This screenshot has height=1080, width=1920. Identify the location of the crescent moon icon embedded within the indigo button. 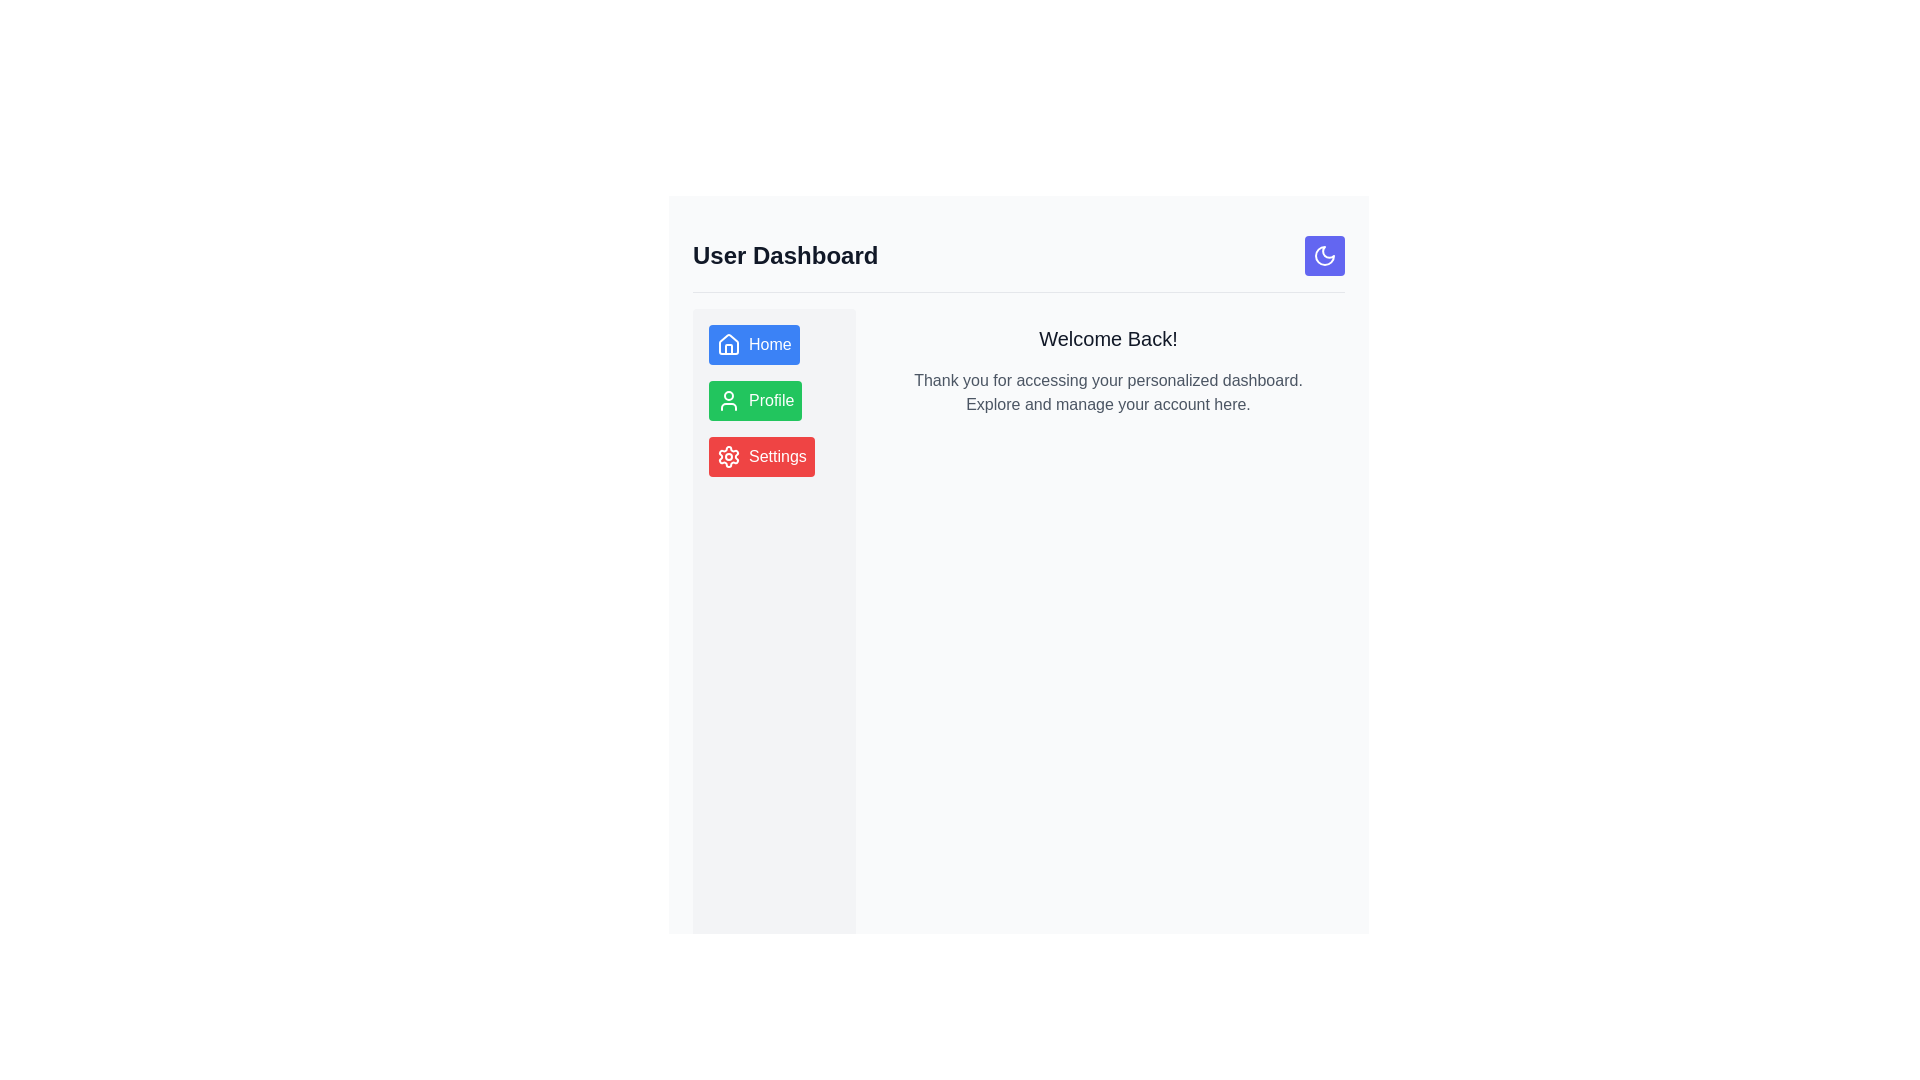
(1324, 254).